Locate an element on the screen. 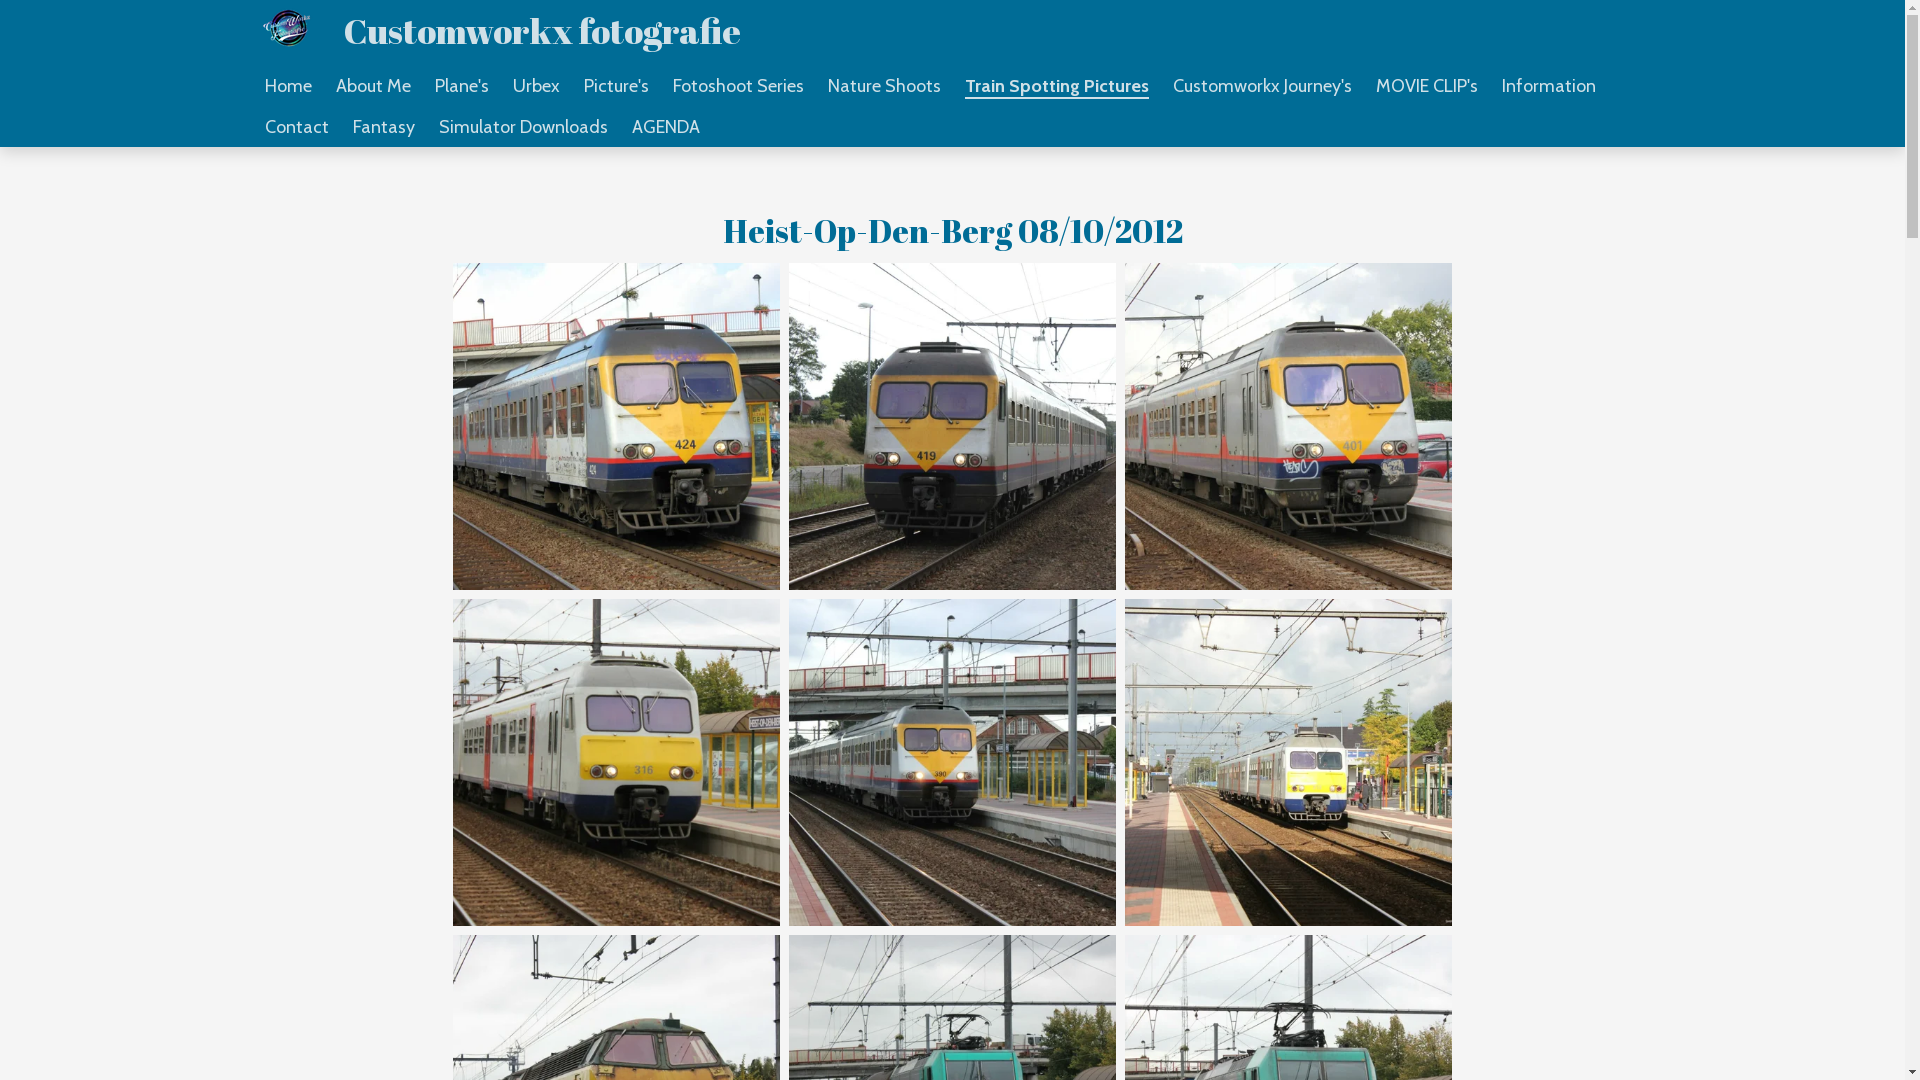 The image size is (1920, 1080). 'Customworkx Journey's' is located at coordinates (1260, 84).